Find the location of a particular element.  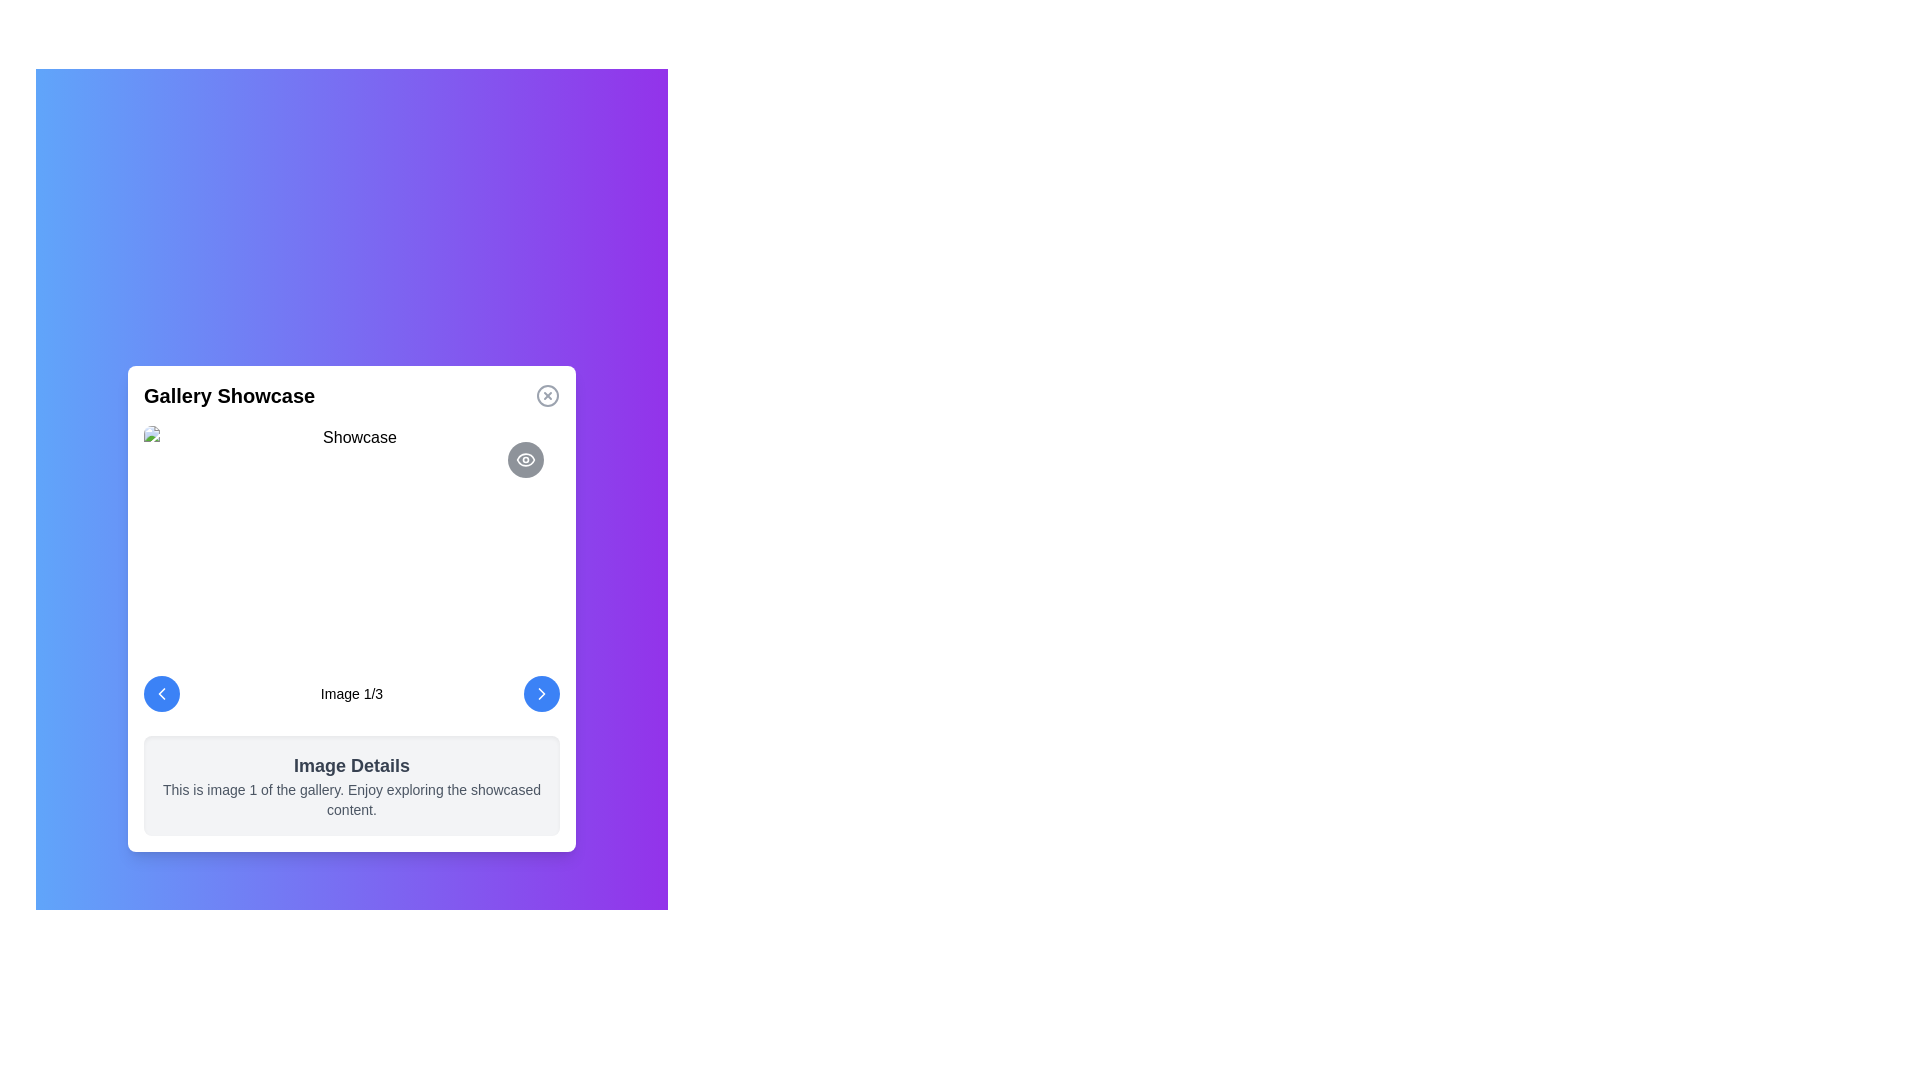

the eye icon with a gray outline located at the top-right corner of the gallery showcase modal is located at coordinates (526, 459).